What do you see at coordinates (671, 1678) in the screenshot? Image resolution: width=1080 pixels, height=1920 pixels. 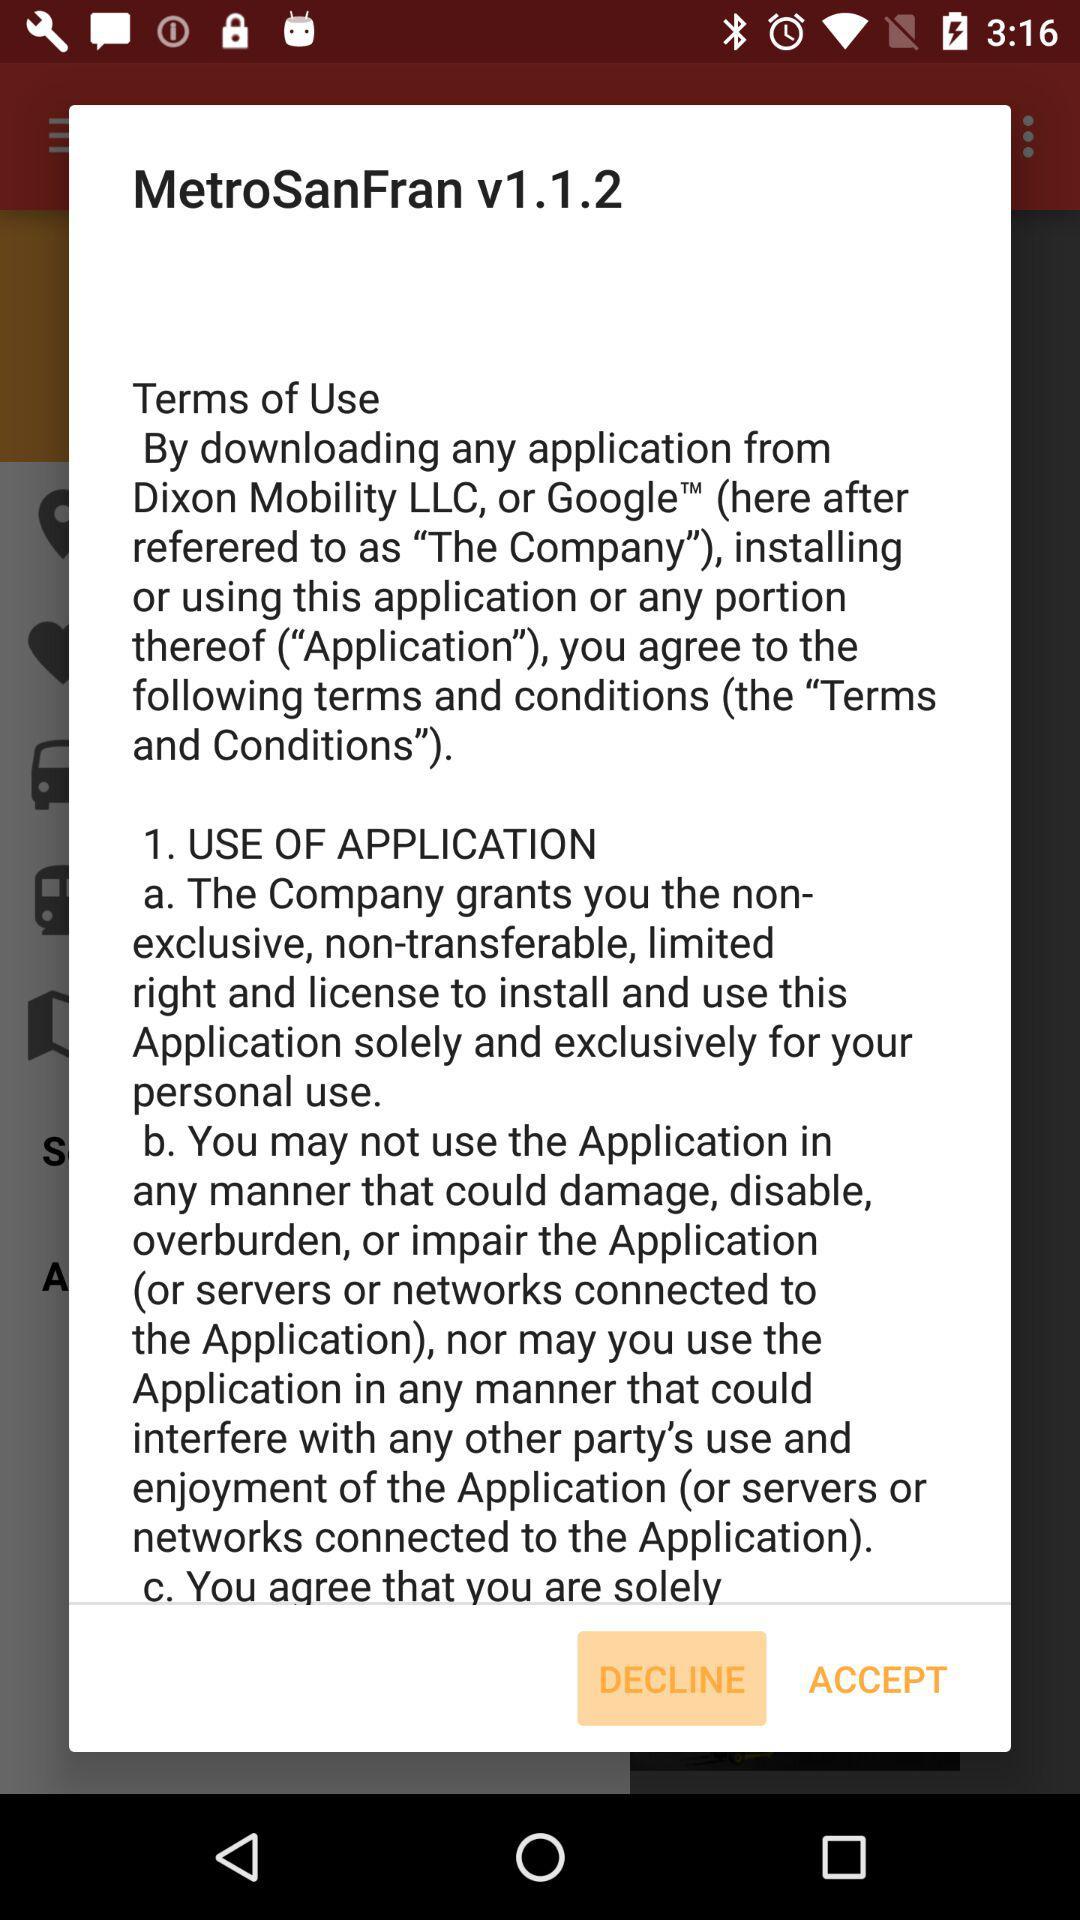 I see `the icon at the bottom` at bounding box center [671, 1678].